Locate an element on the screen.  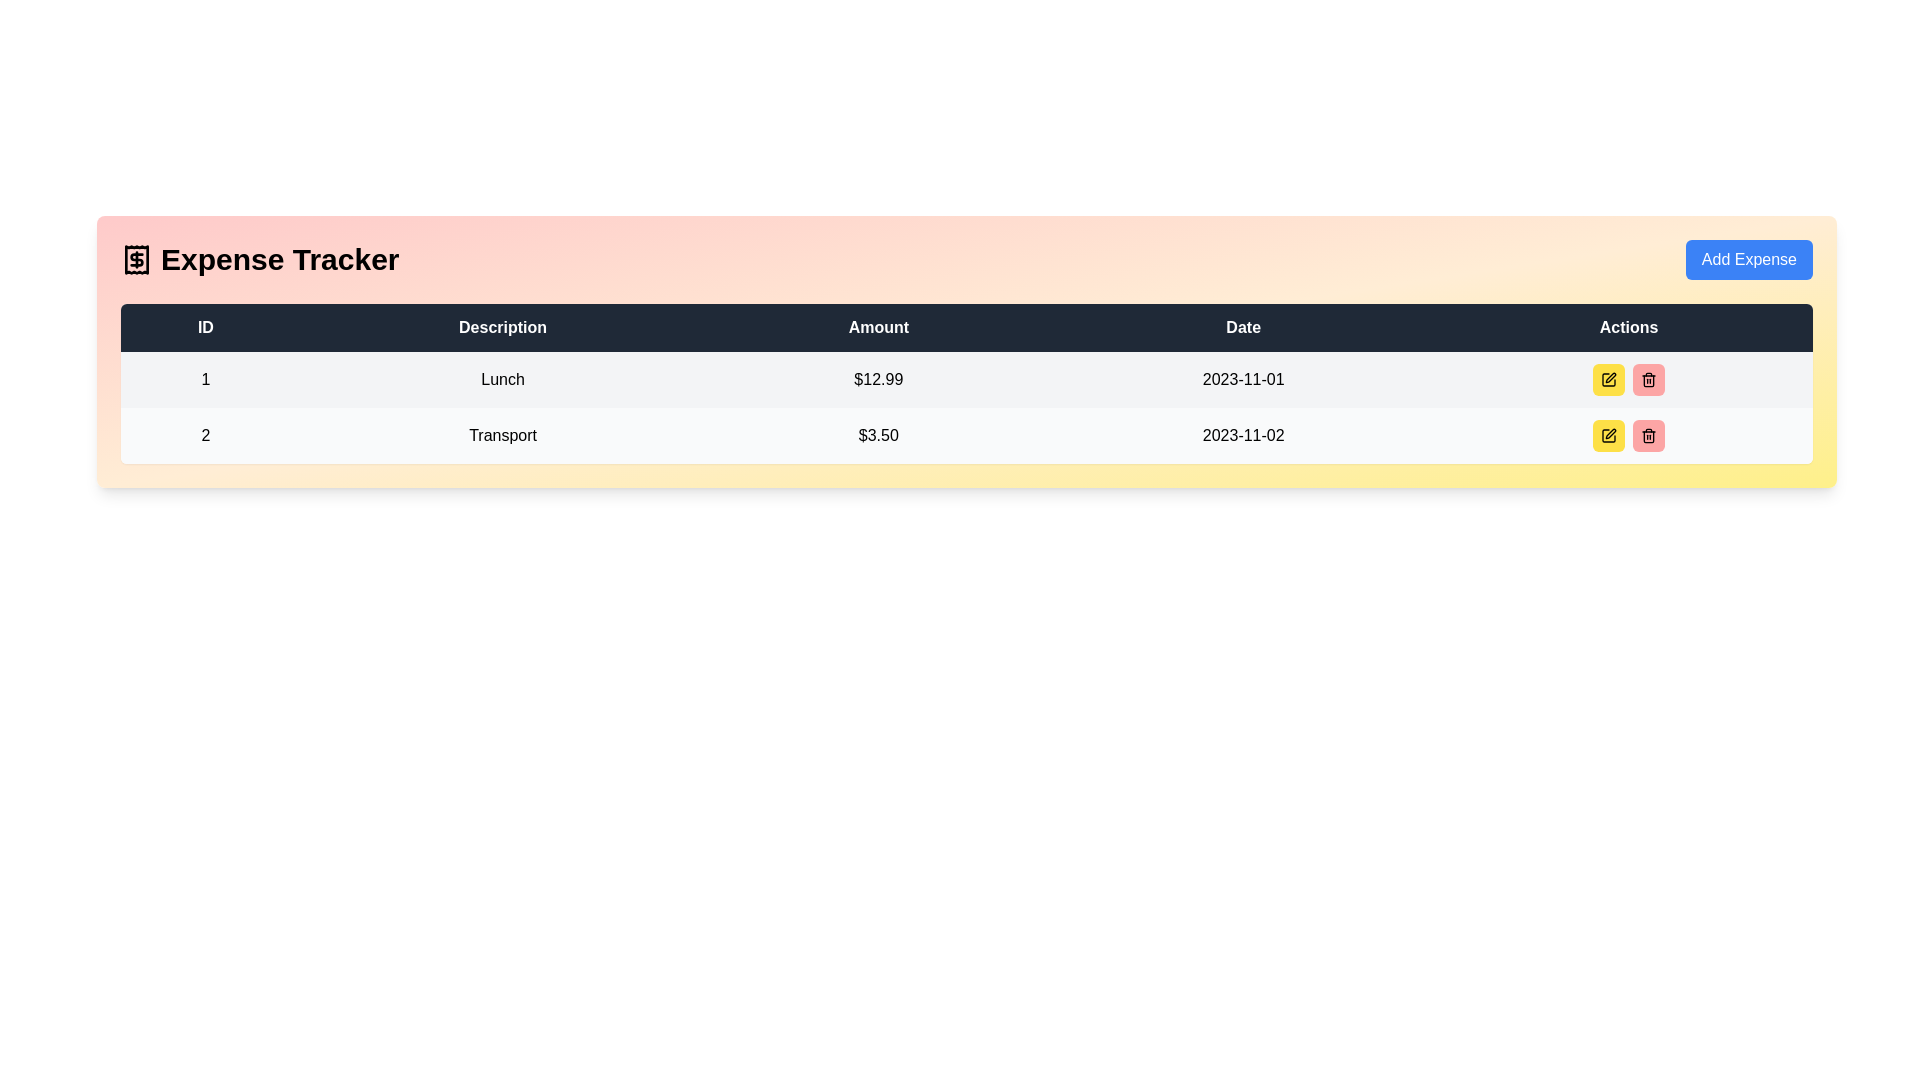
the Text Label serving as the table column header for dates, located in the fourth column between 'Amount' and 'Actions' is located at coordinates (1242, 326).